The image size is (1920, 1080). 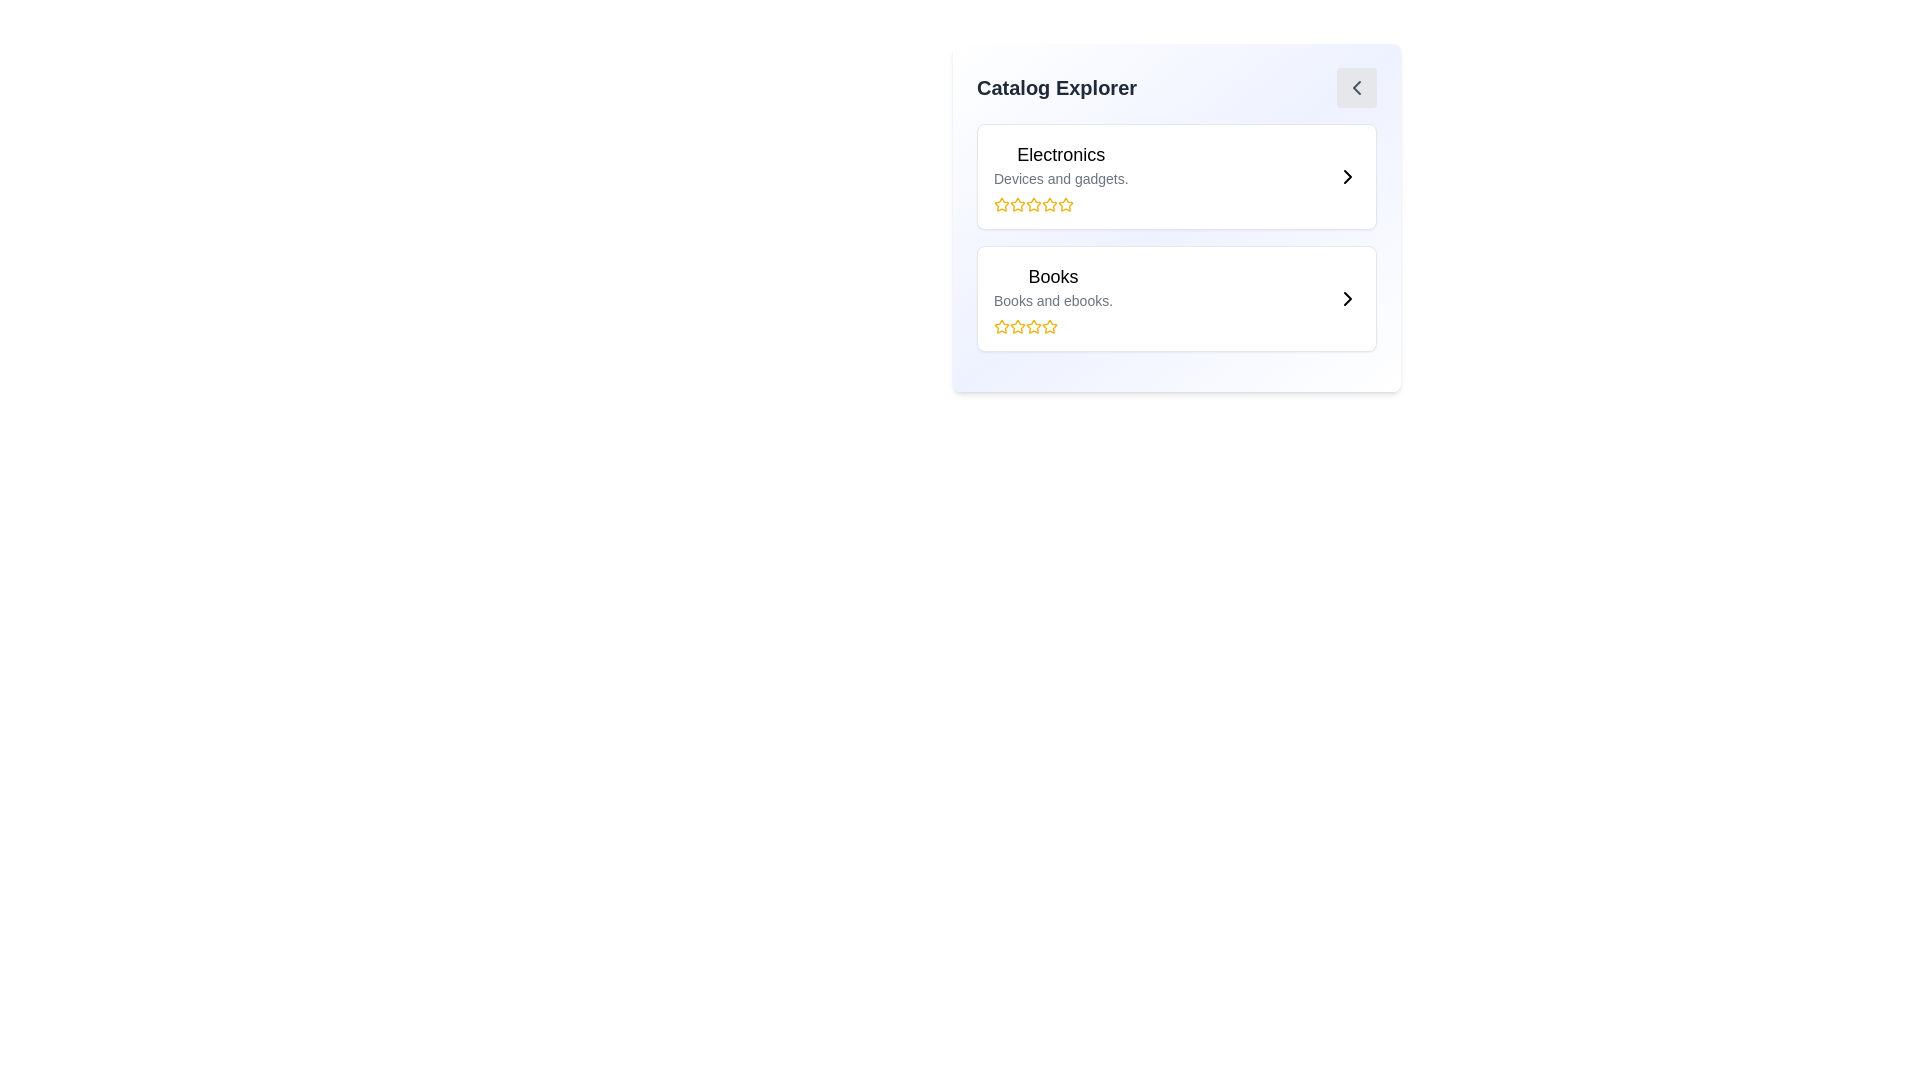 What do you see at coordinates (1002, 204) in the screenshot?
I see `the first star icon in the 5-star rating system for the 'Electronics' category in the 'Catalog Explorer' interface` at bounding box center [1002, 204].